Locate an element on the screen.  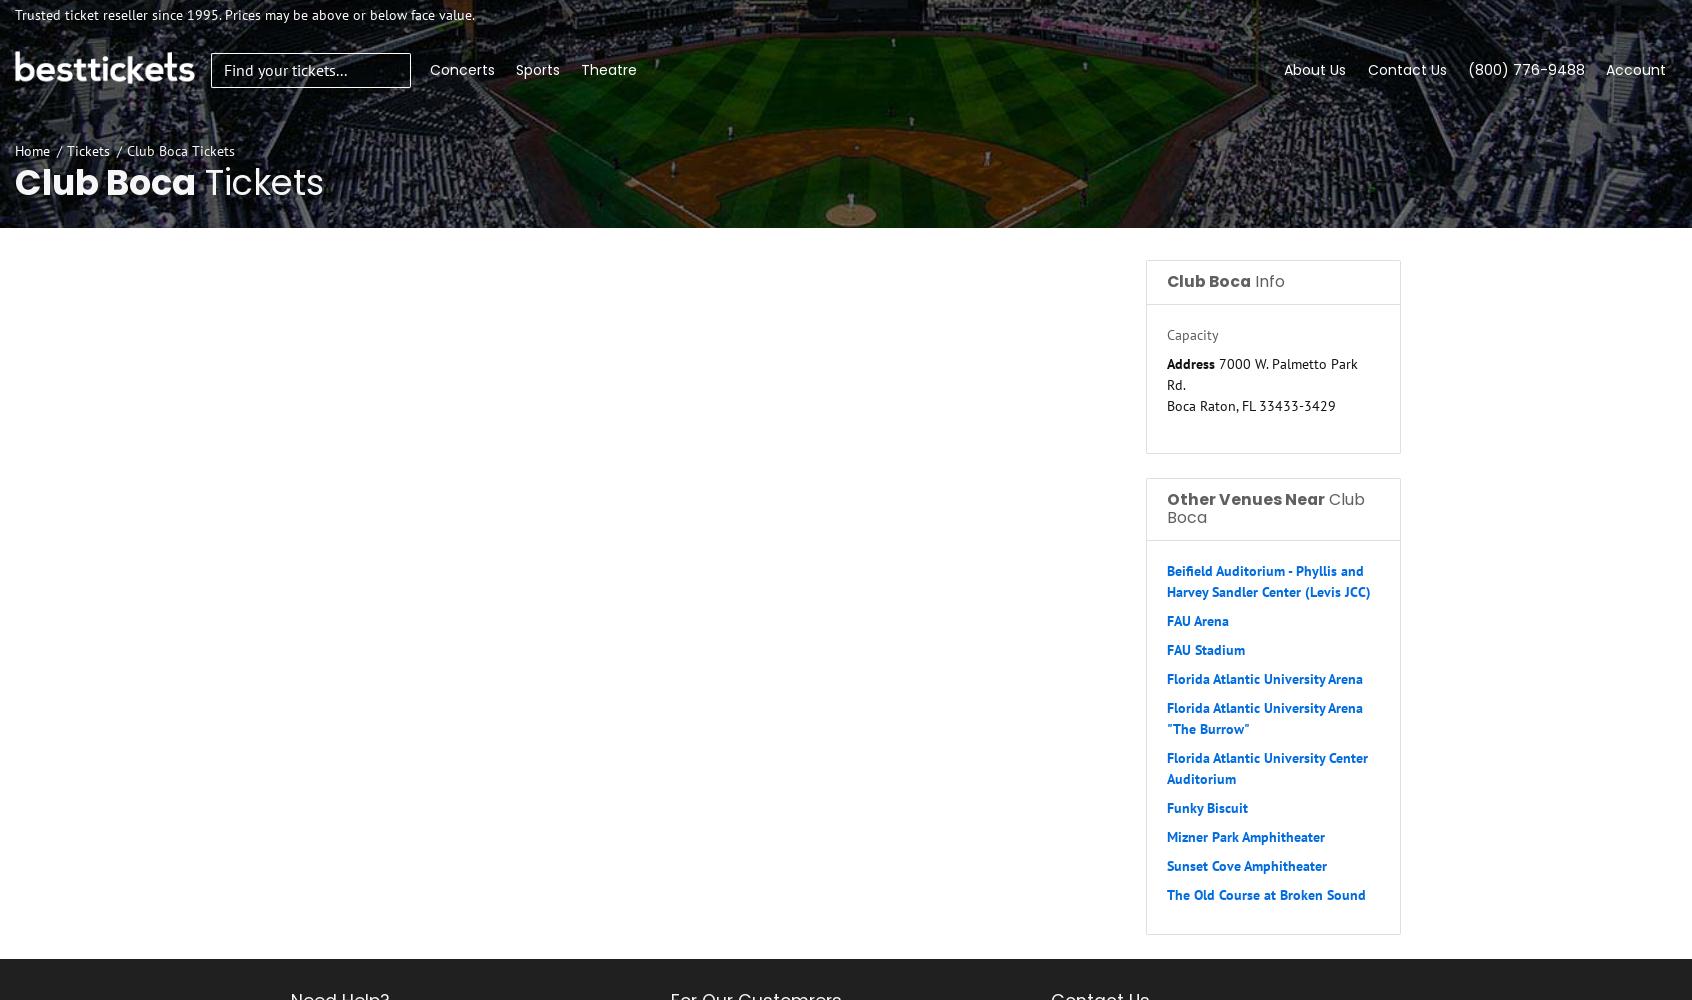
'Florida Atlantic University Arena "The Burrow"' is located at coordinates (1264, 717).